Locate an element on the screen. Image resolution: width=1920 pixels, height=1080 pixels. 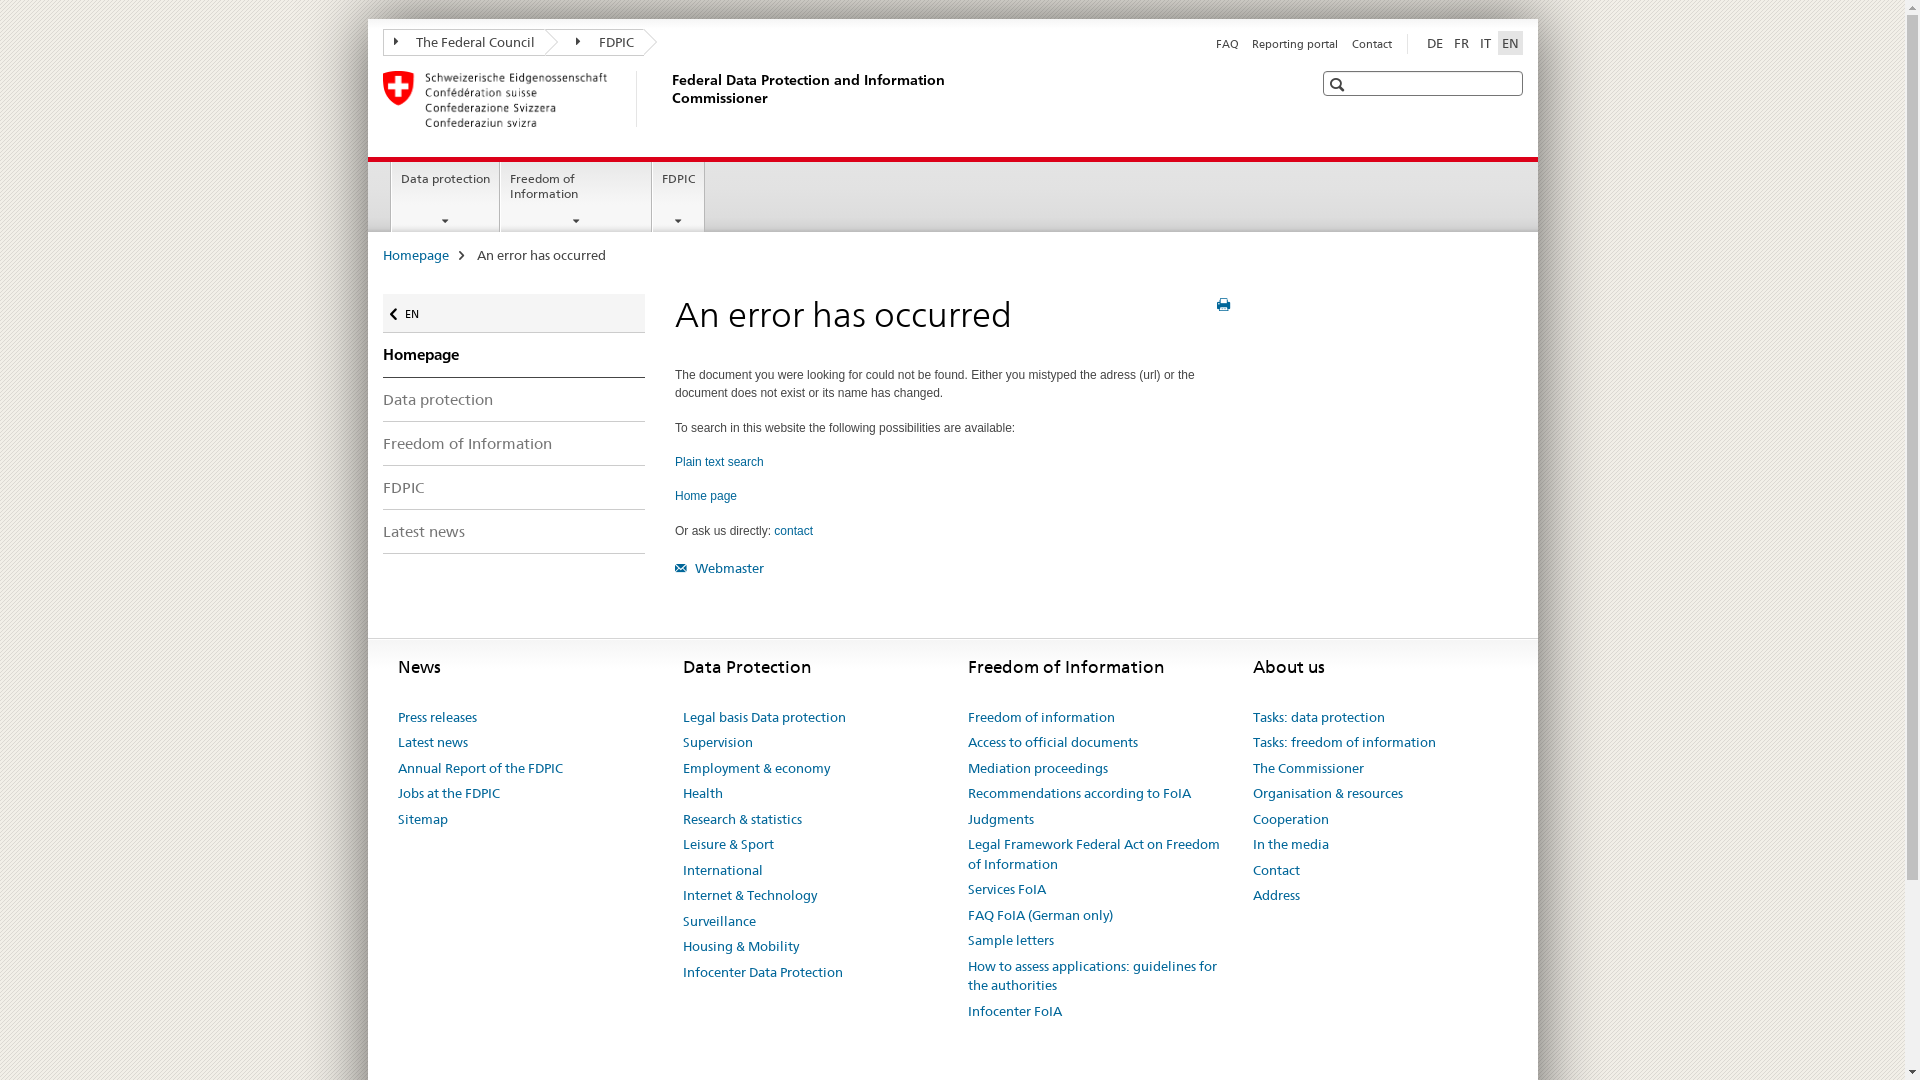
'Homepage' is located at coordinates (382, 253).